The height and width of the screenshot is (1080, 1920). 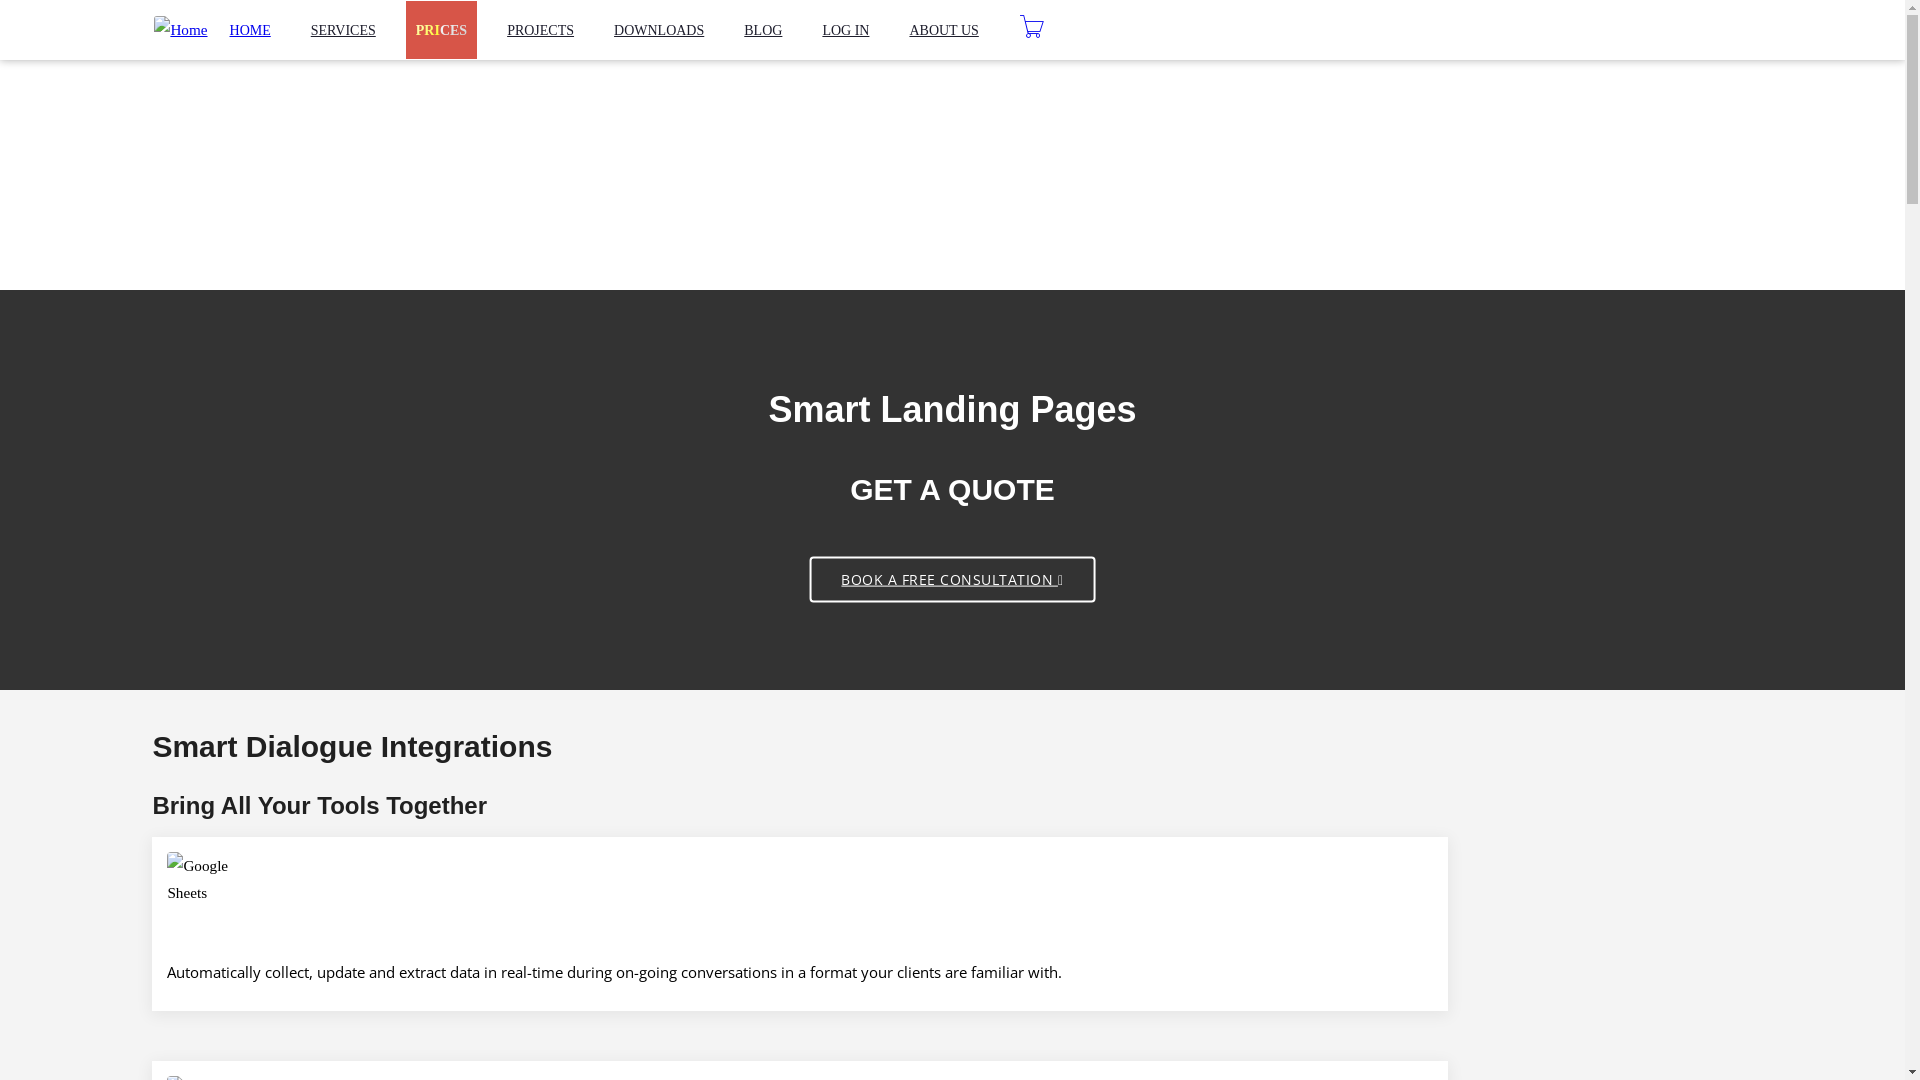 What do you see at coordinates (249, 30) in the screenshot?
I see `'HOME'` at bounding box center [249, 30].